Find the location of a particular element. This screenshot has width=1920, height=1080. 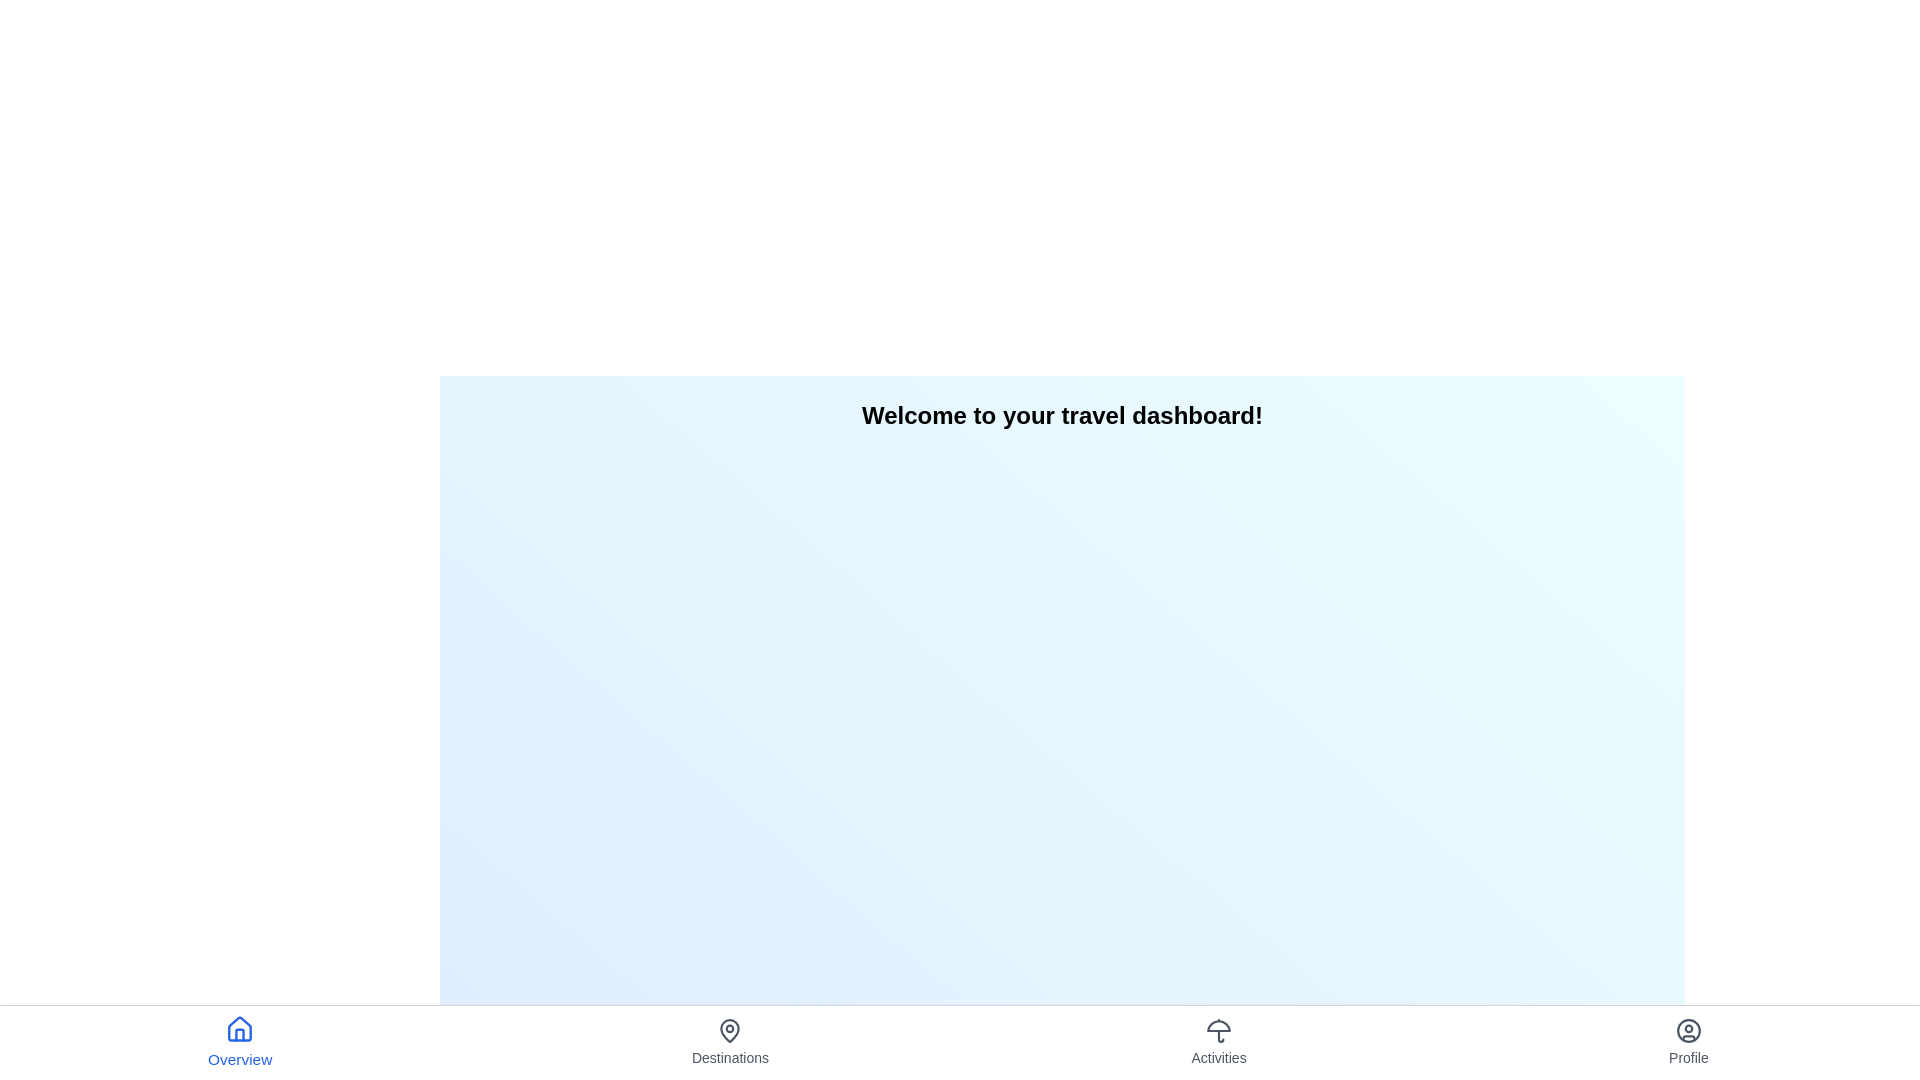

the narrow vertical line representing the handle of the umbrella icon within the Activities section of the bottom navigation bar is located at coordinates (1220, 1035).